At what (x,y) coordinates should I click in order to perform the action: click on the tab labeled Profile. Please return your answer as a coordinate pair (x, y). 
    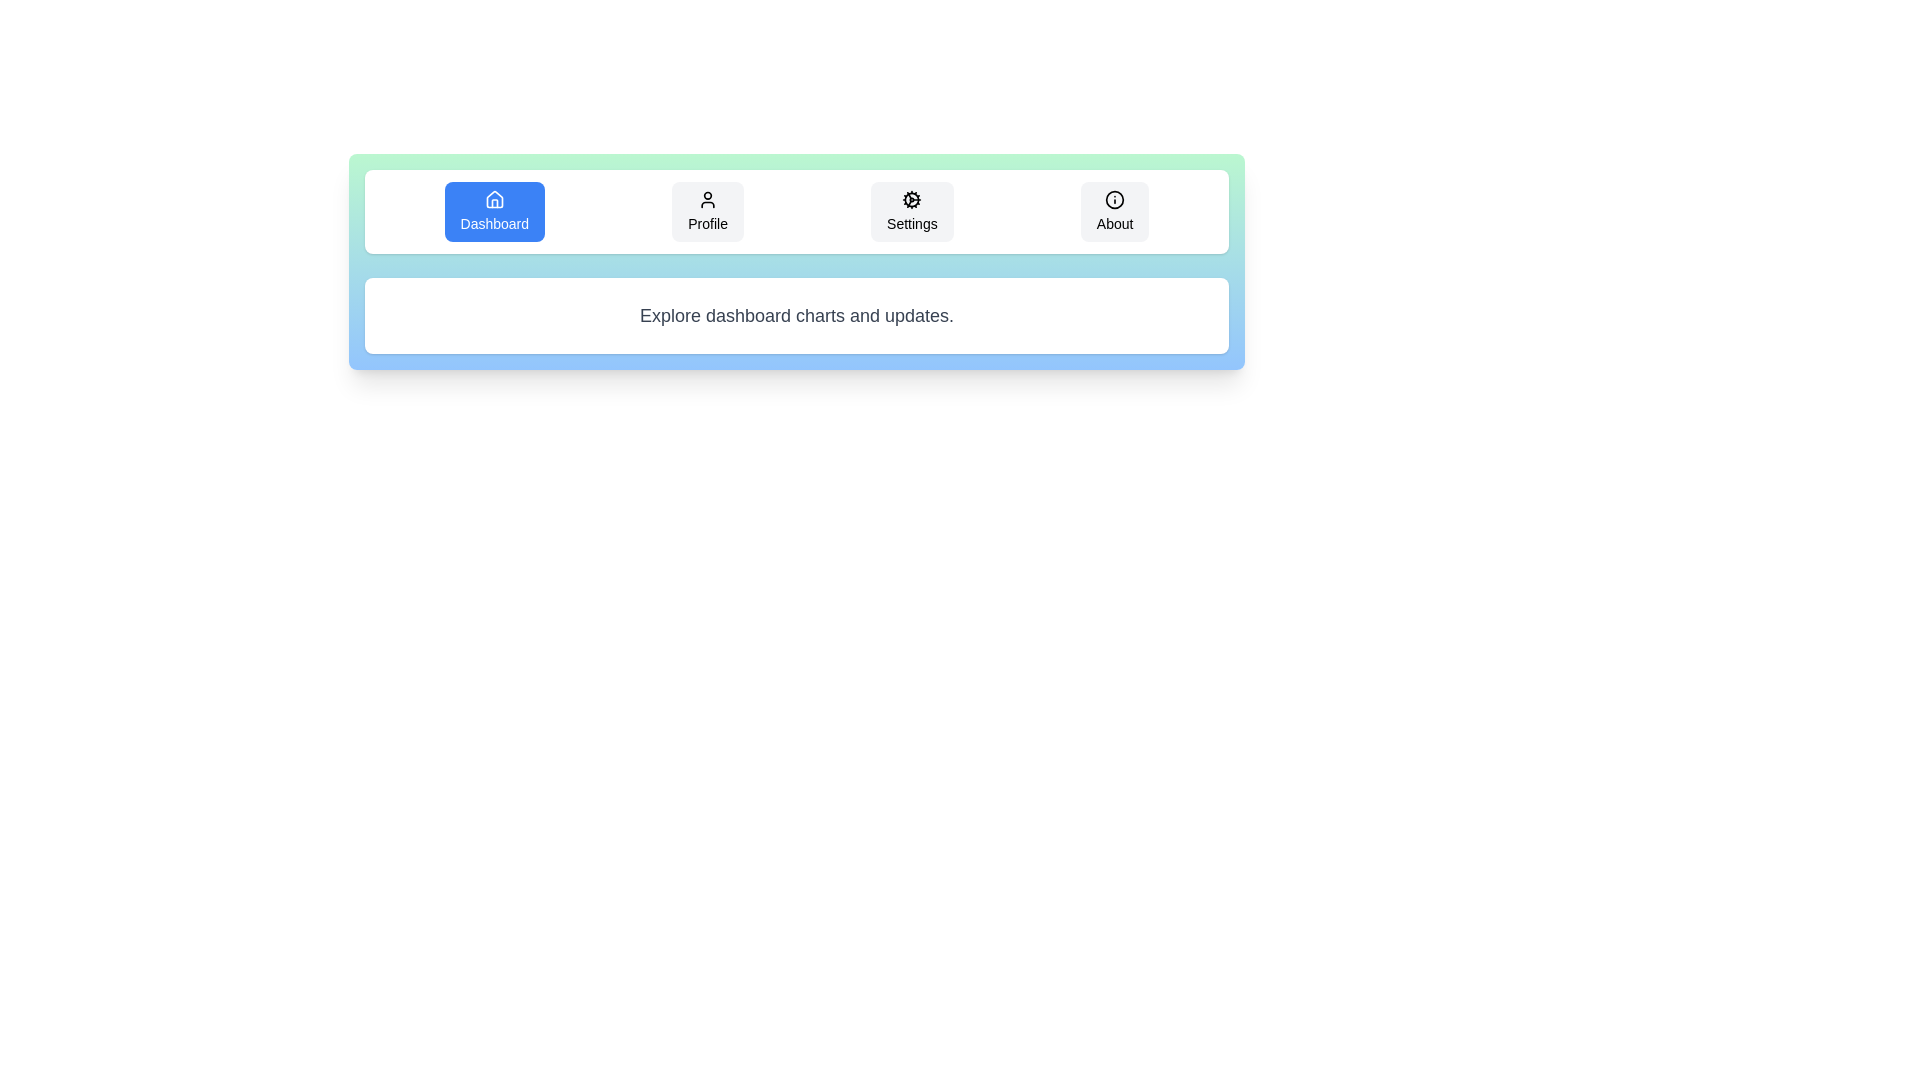
    Looking at the image, I should click on (708, 212).